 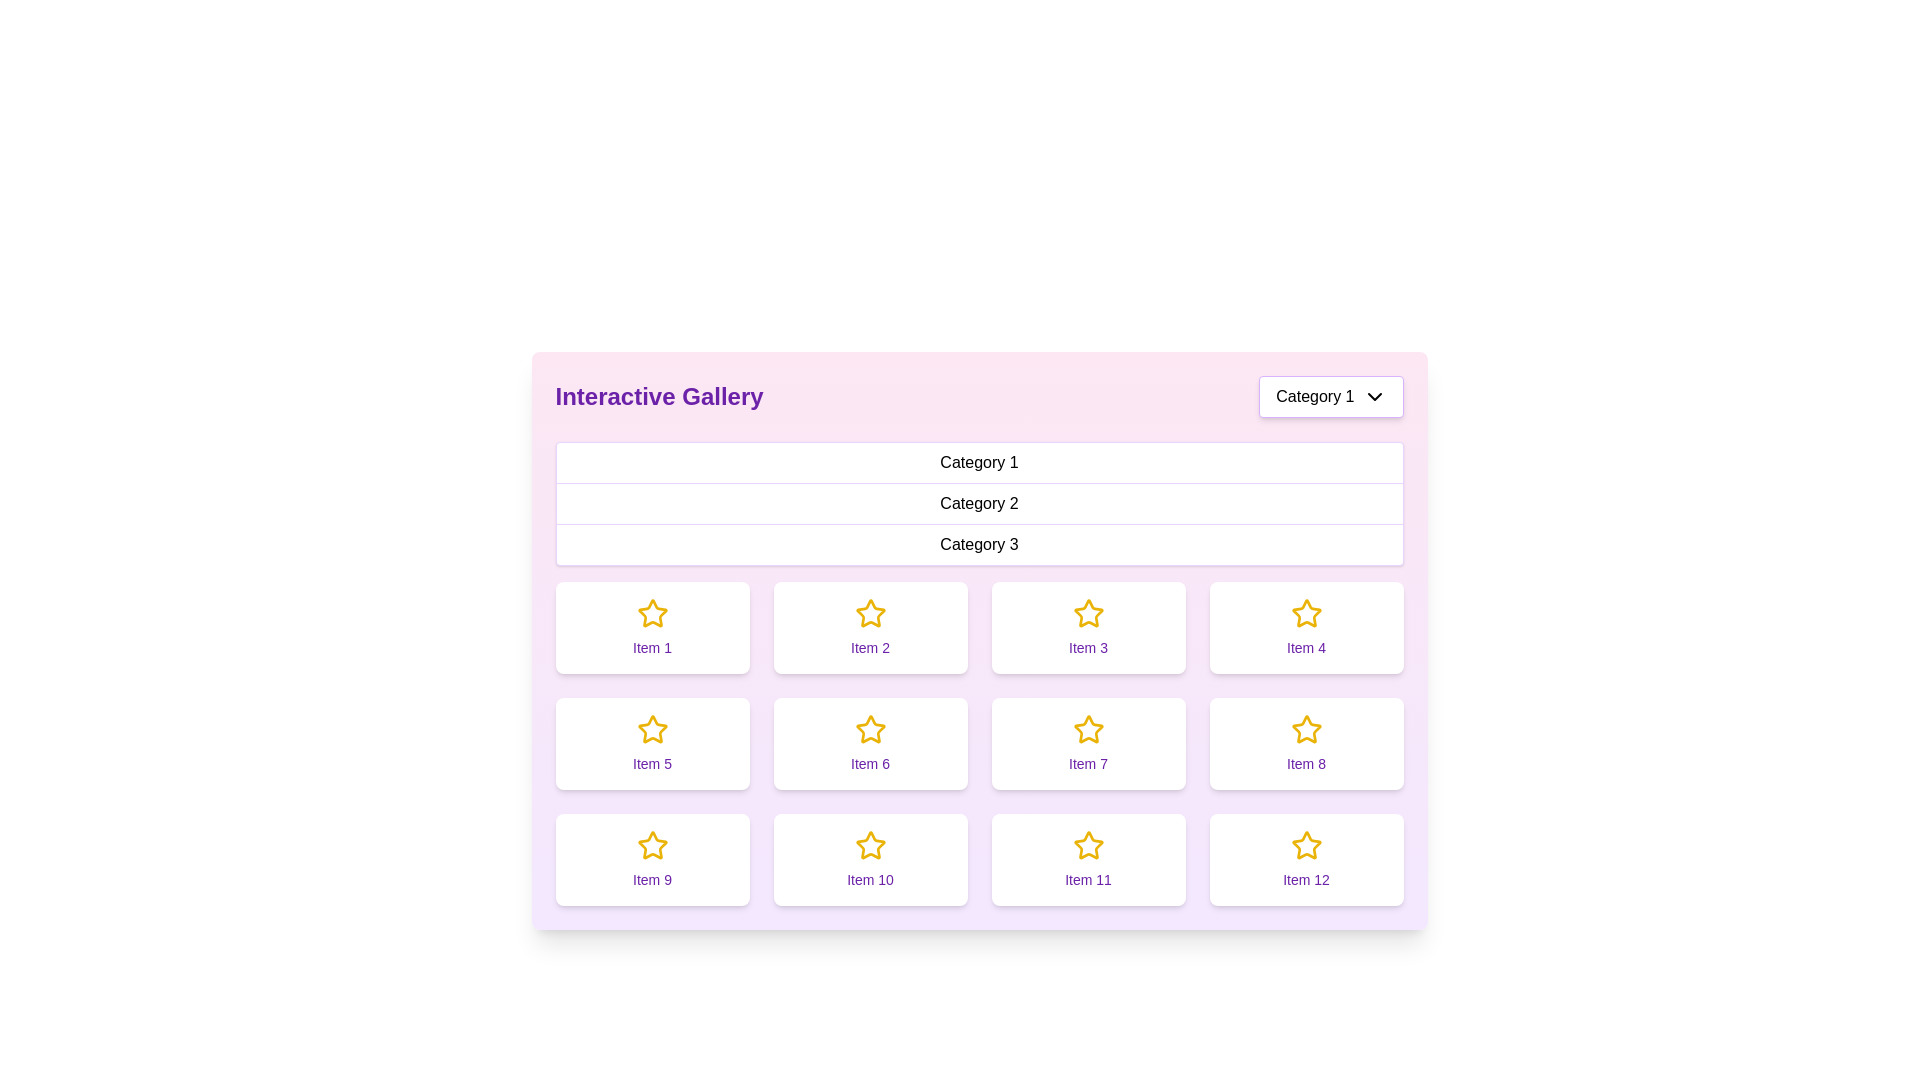 What do you see at coordinates (870, 648) in the screenshot?
I see `the text label 'Item 2' displayed in medium purple font, located beneath the yellow star icon in the interactive gallery section` at bounding box center [870, 648].